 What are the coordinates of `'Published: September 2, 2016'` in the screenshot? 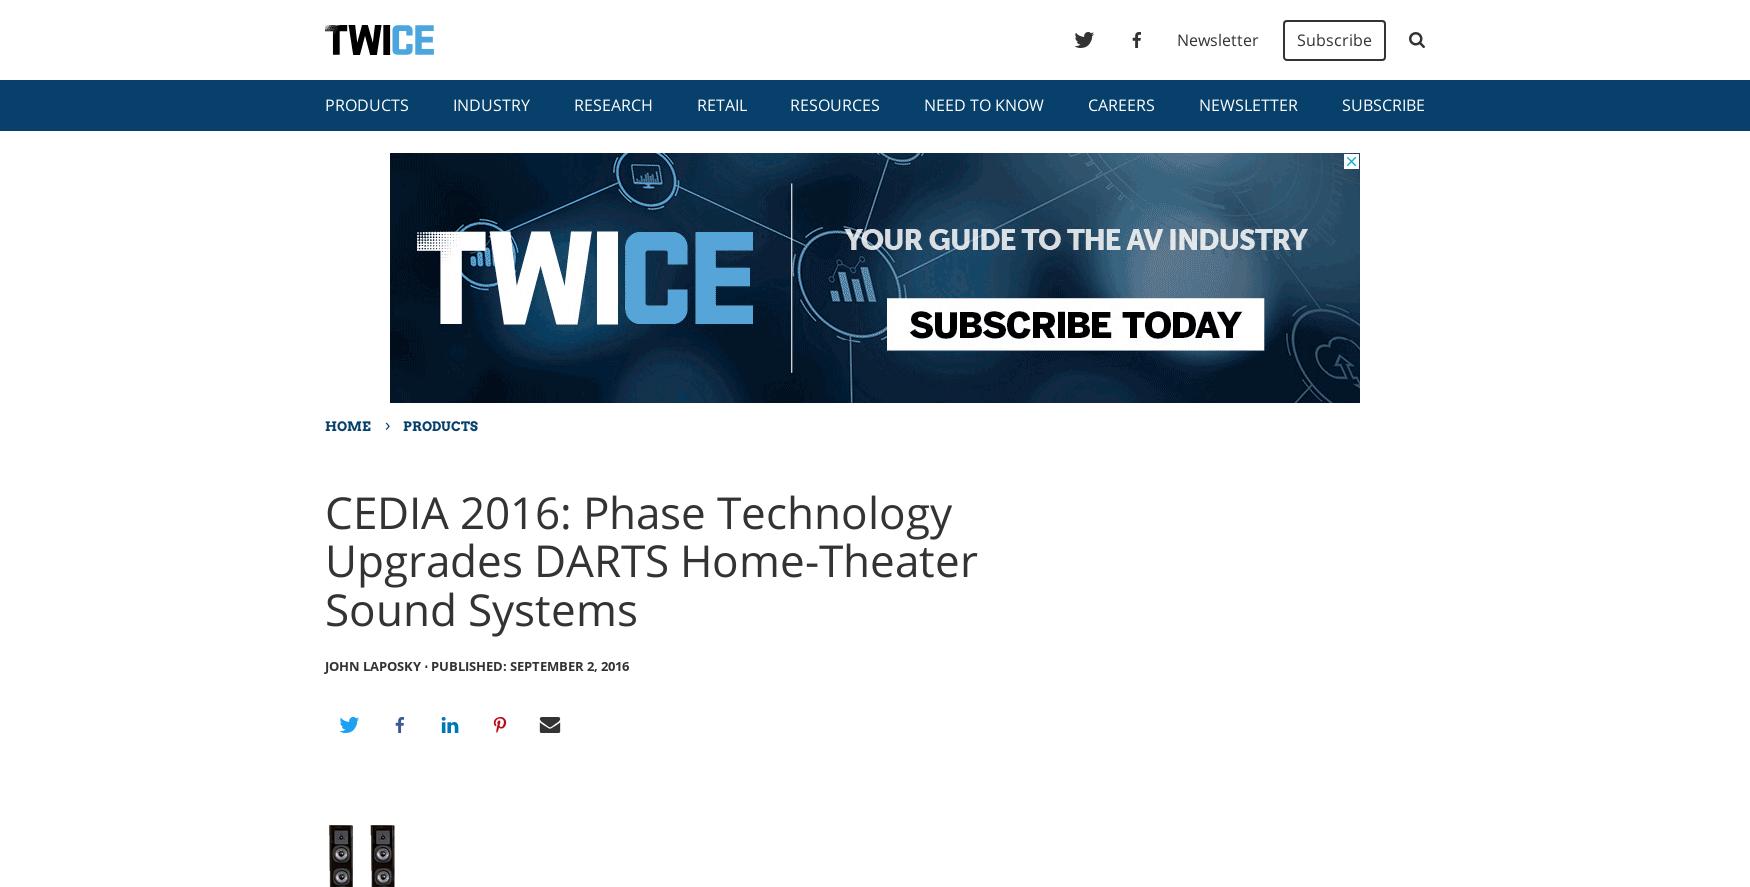 It's located at (528, 664).